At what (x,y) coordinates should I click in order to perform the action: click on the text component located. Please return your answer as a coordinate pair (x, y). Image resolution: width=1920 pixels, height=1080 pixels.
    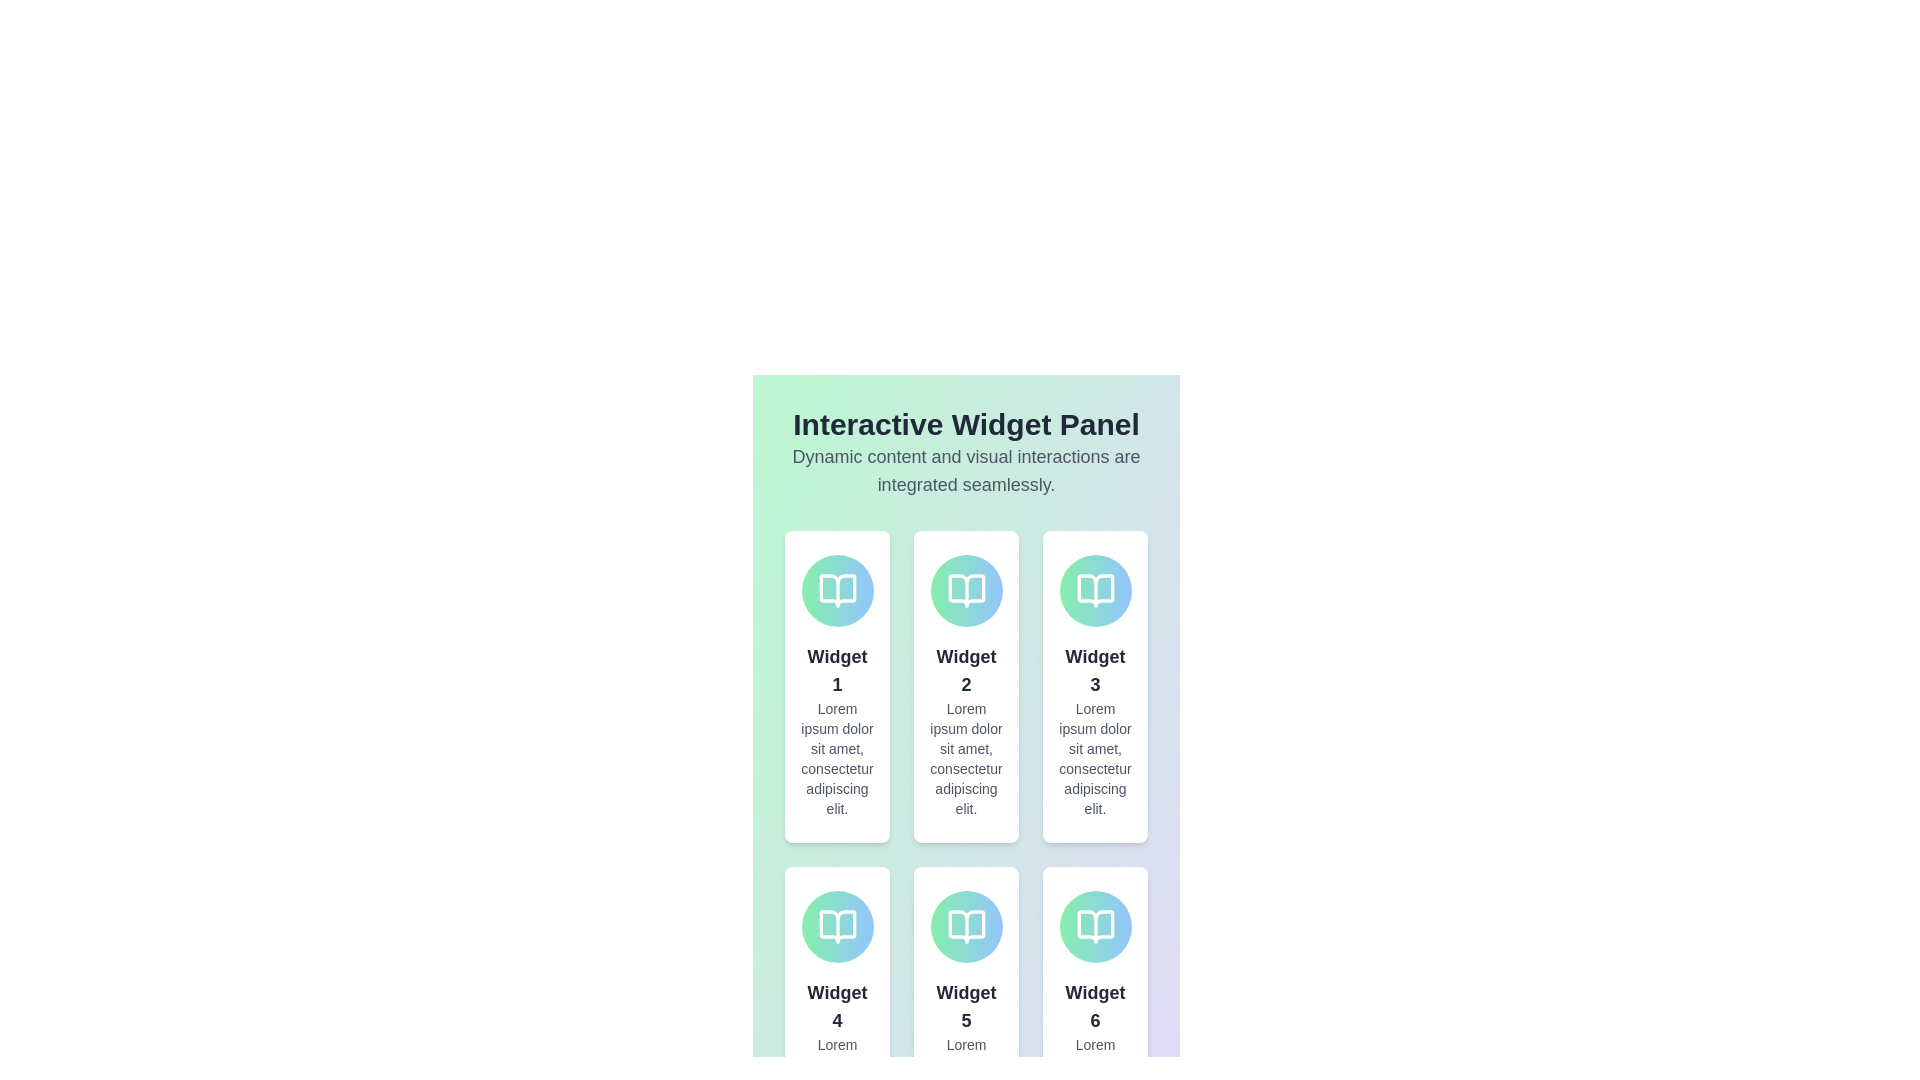
    Looking at the image, I should click on (1094, 671).